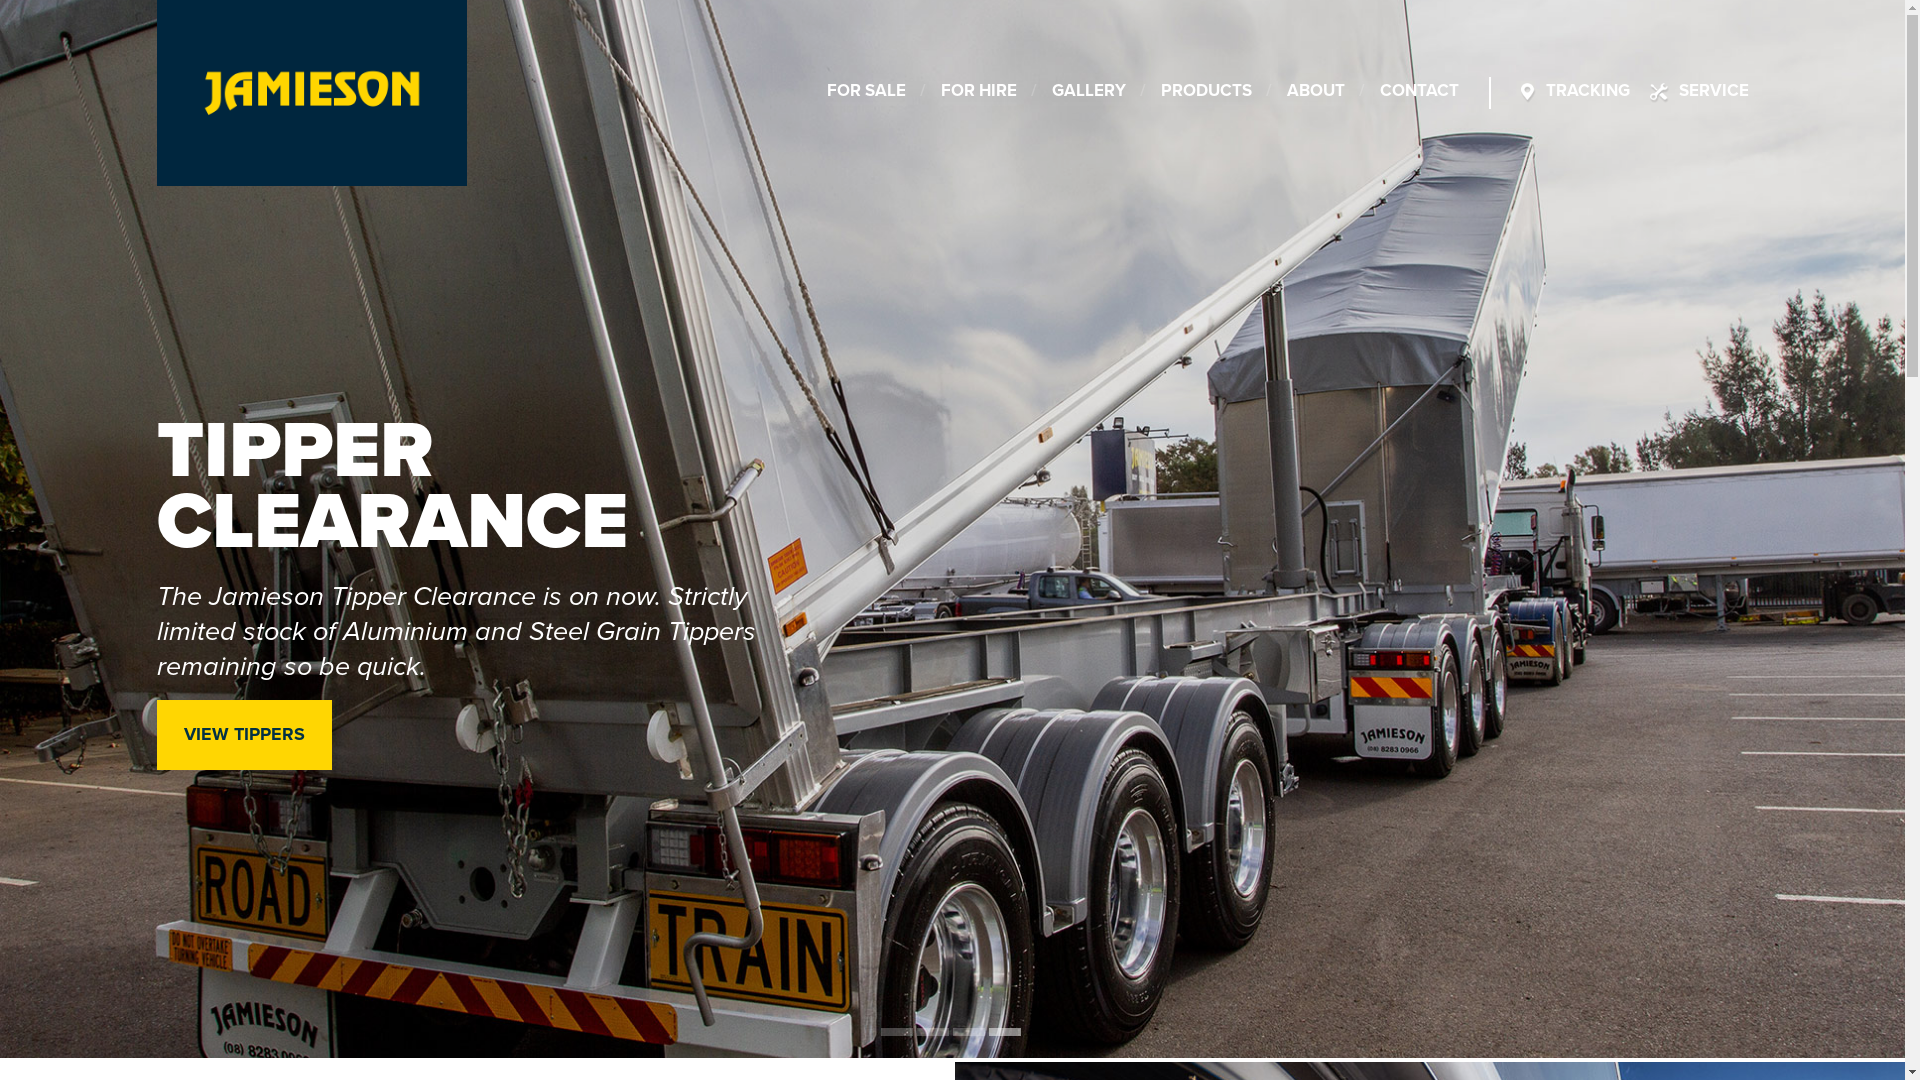  What do you see at coordinates (242, 735) in the screenshot?
I see `'VIEW TIPPERS'` at bounding box center [242, 735].